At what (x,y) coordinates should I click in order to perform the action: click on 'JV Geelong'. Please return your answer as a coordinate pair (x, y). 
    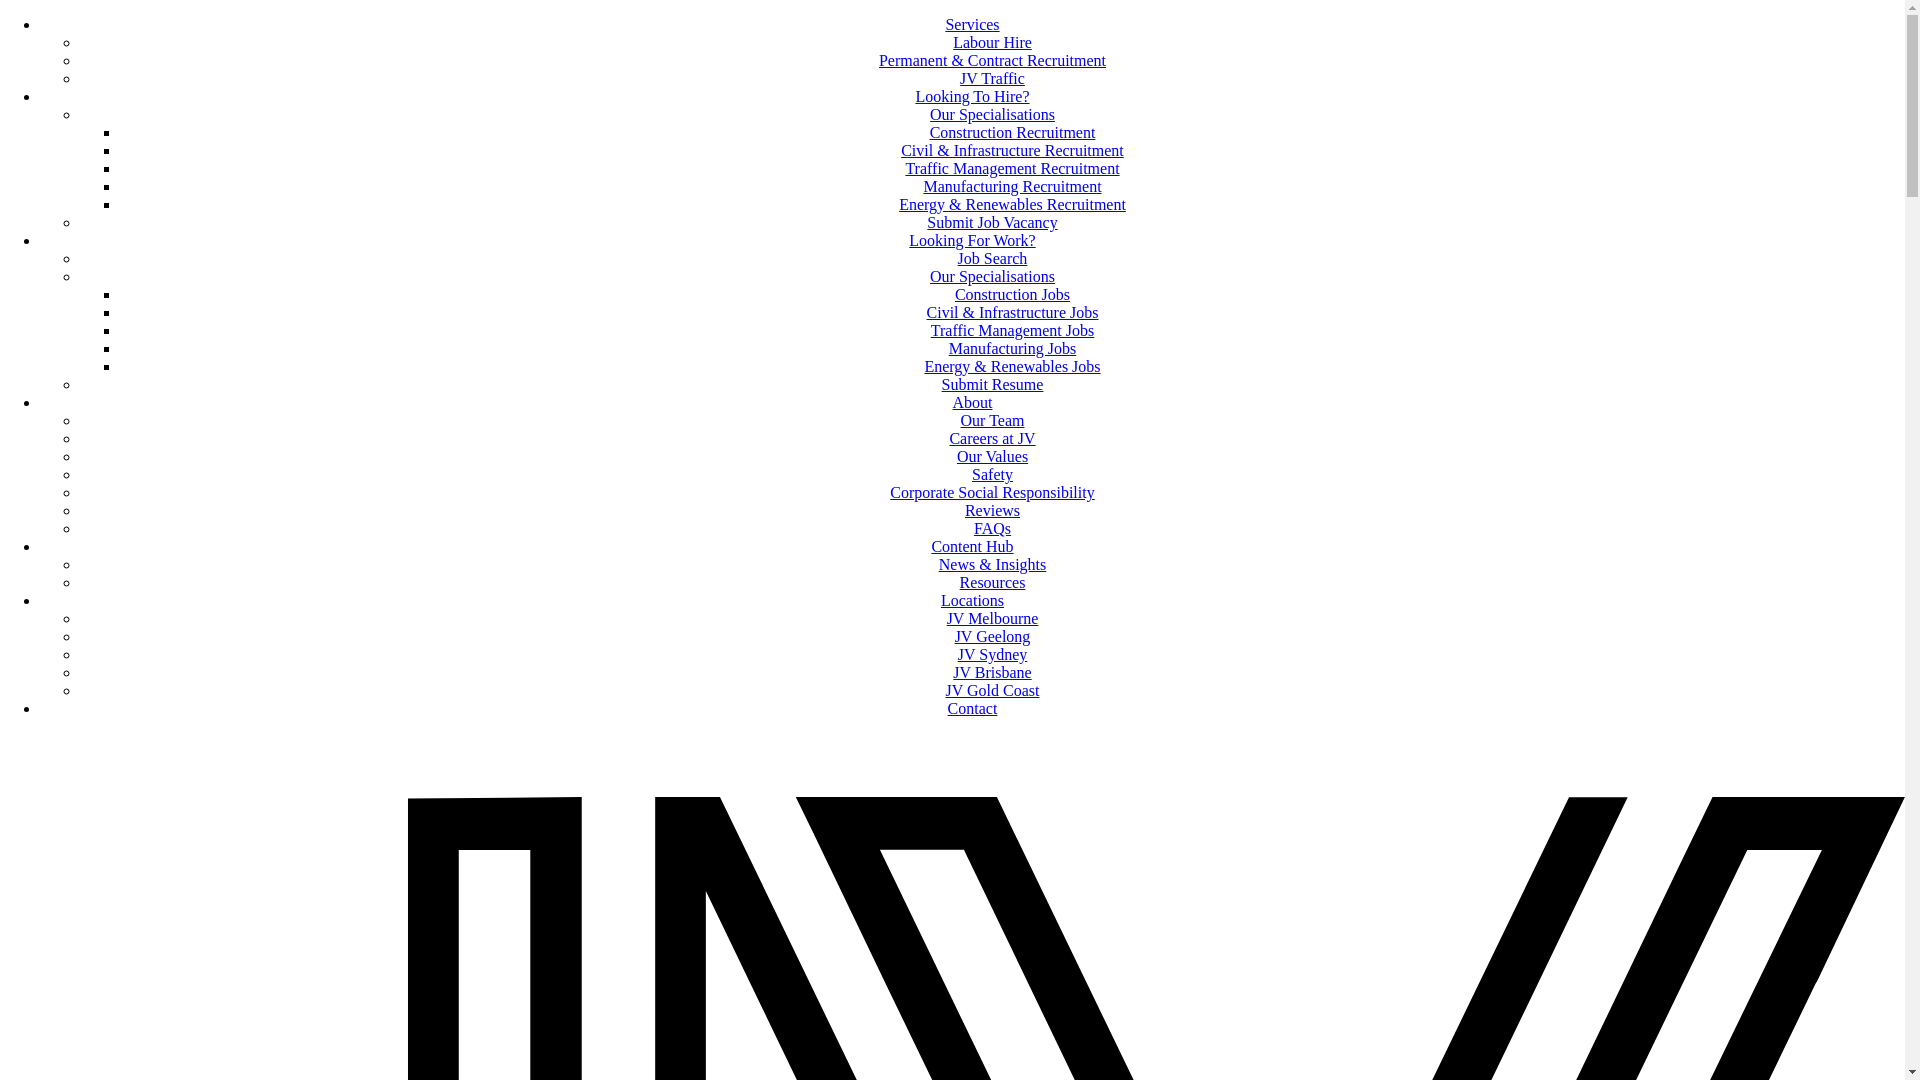
    Looking at the image, I should click on (954, 636).